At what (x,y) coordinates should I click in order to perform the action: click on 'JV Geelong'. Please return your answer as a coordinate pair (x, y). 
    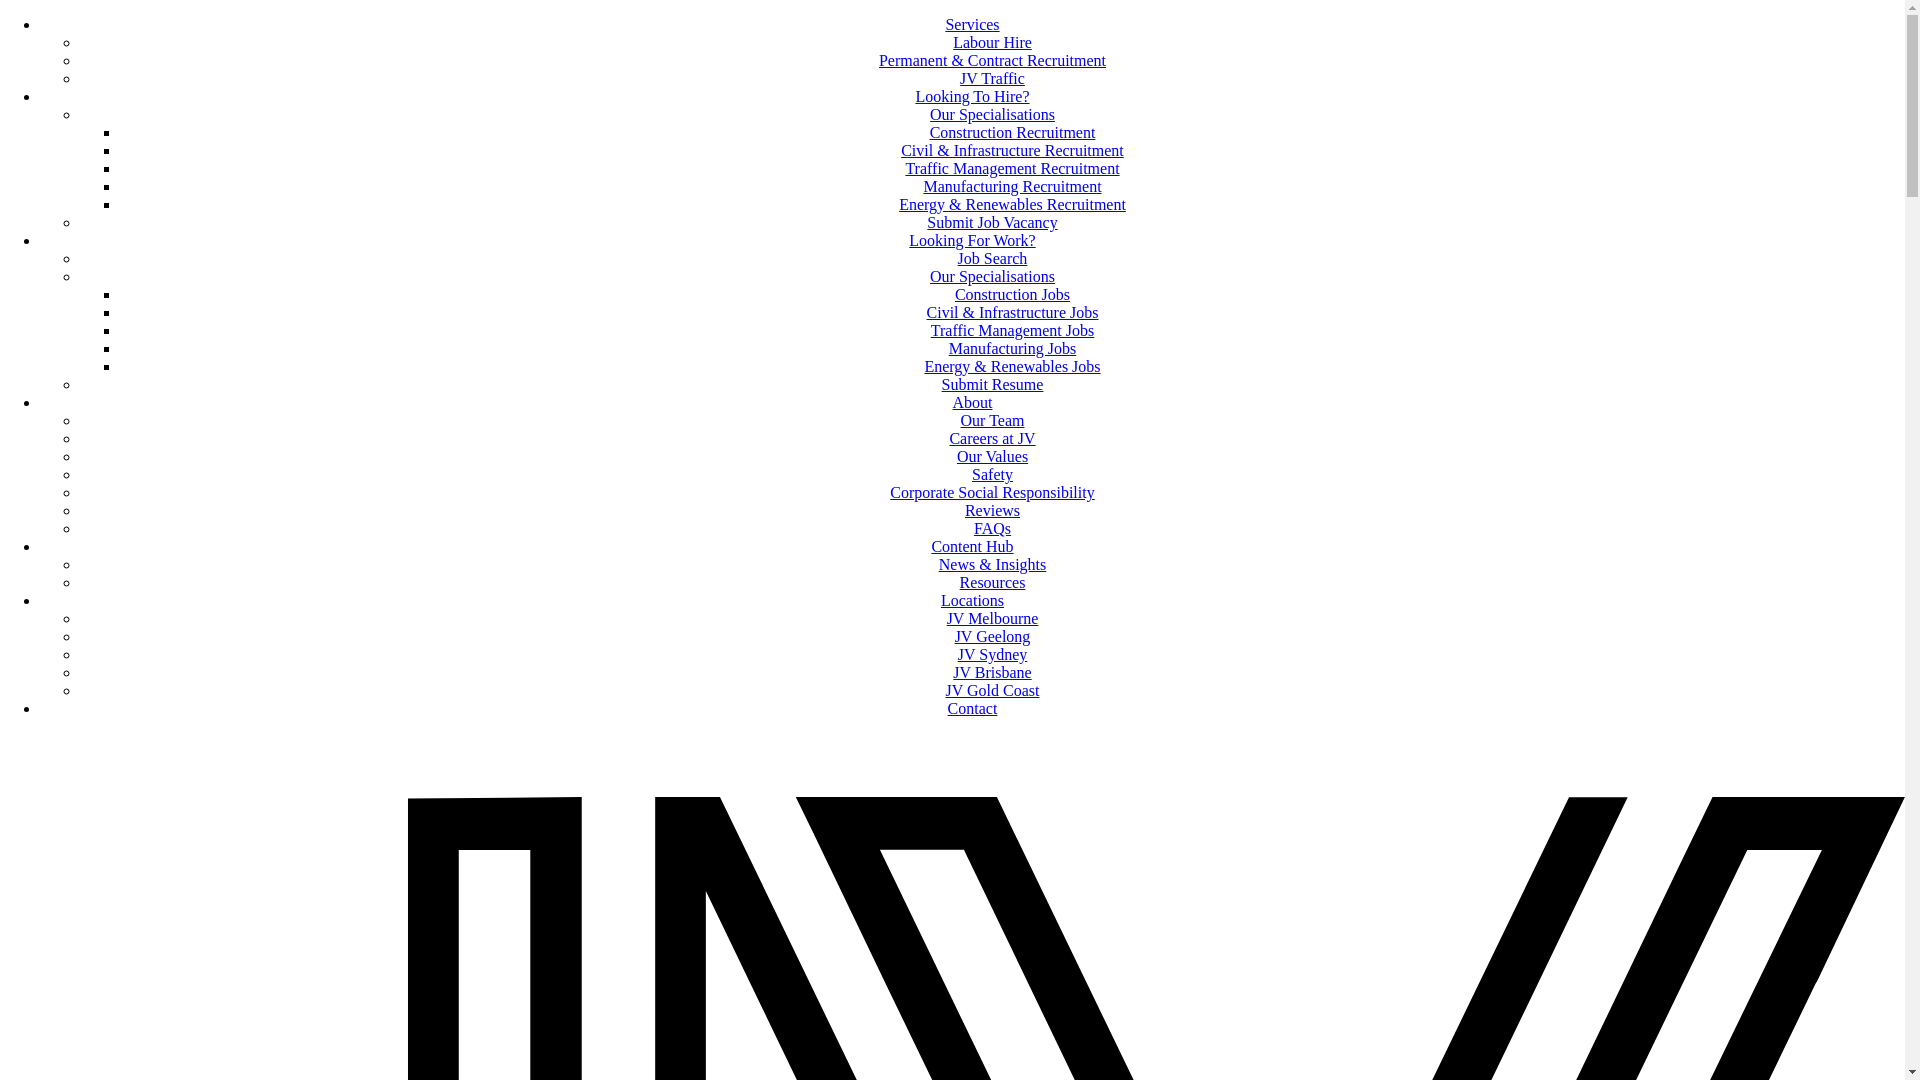
    Looking at the image, I should click on (954, 636).